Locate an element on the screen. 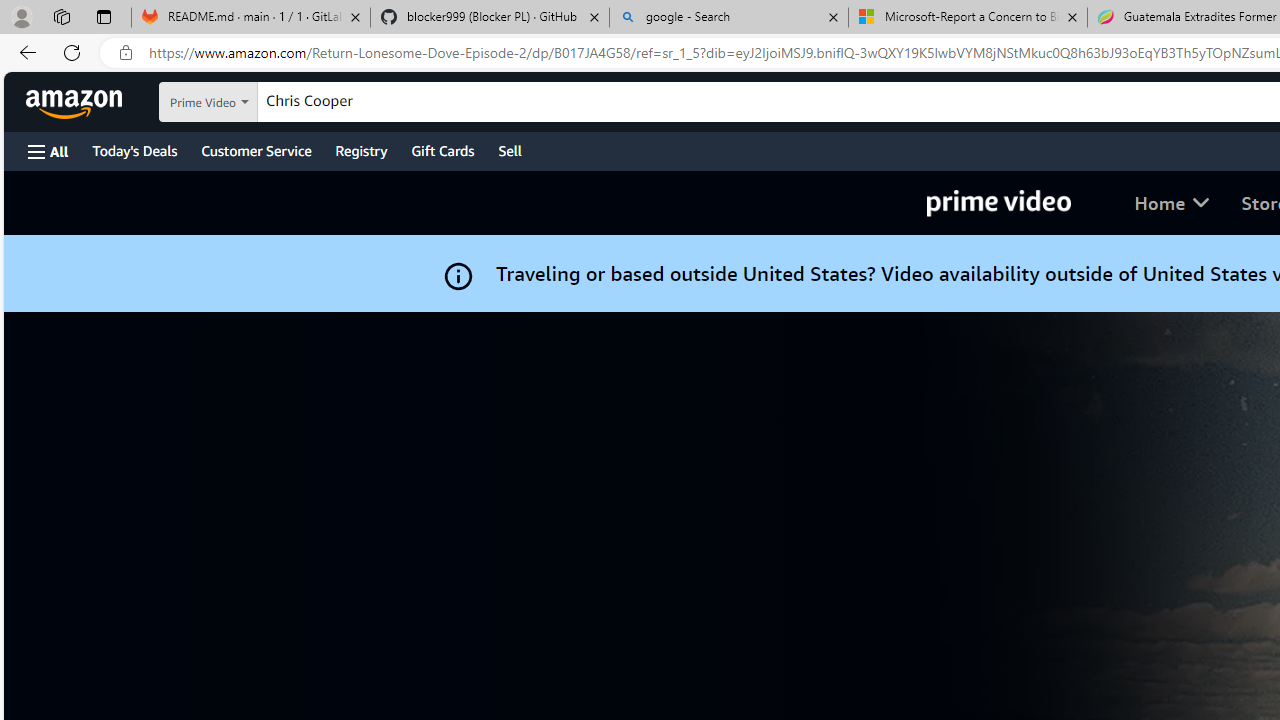 This screenshot has width=1280, height=720. 'Sell' is located at coordinates (510, 149).